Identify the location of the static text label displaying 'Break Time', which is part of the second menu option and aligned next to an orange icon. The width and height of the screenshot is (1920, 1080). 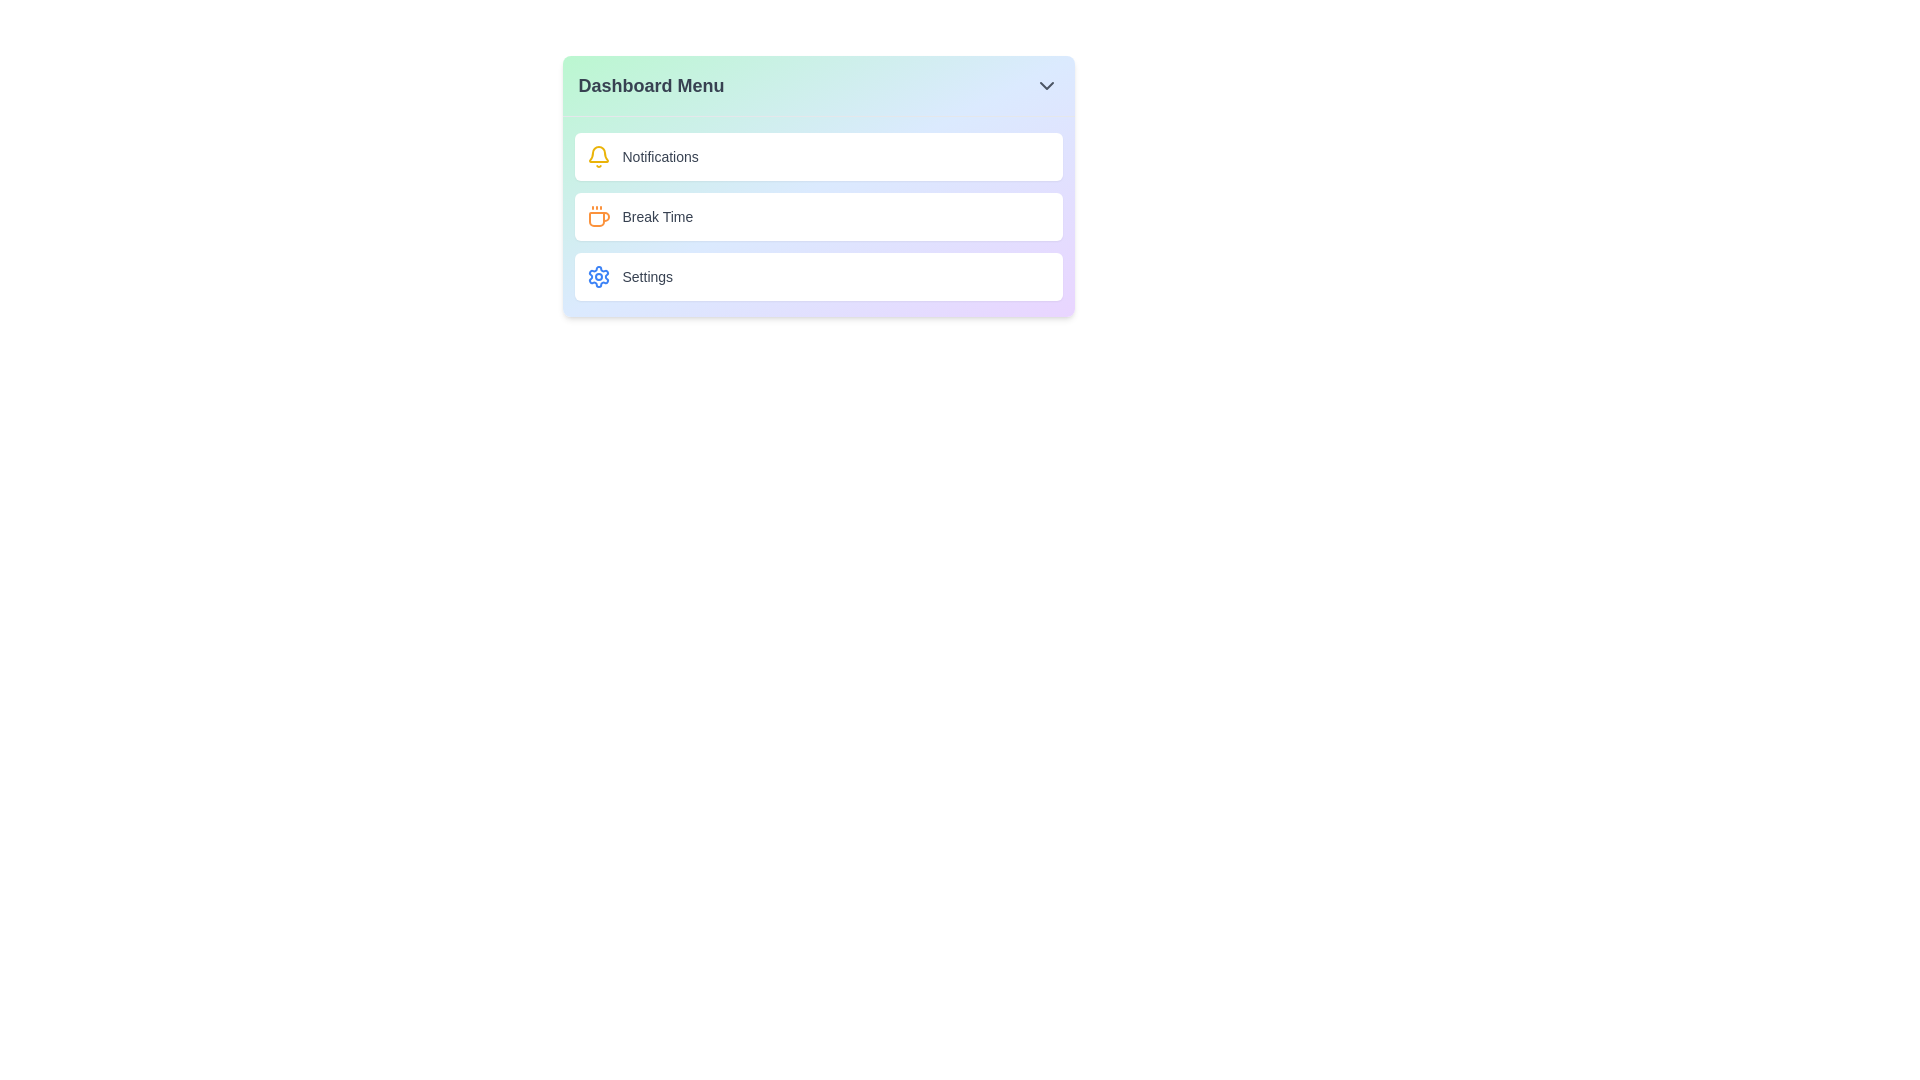
(657, 216).